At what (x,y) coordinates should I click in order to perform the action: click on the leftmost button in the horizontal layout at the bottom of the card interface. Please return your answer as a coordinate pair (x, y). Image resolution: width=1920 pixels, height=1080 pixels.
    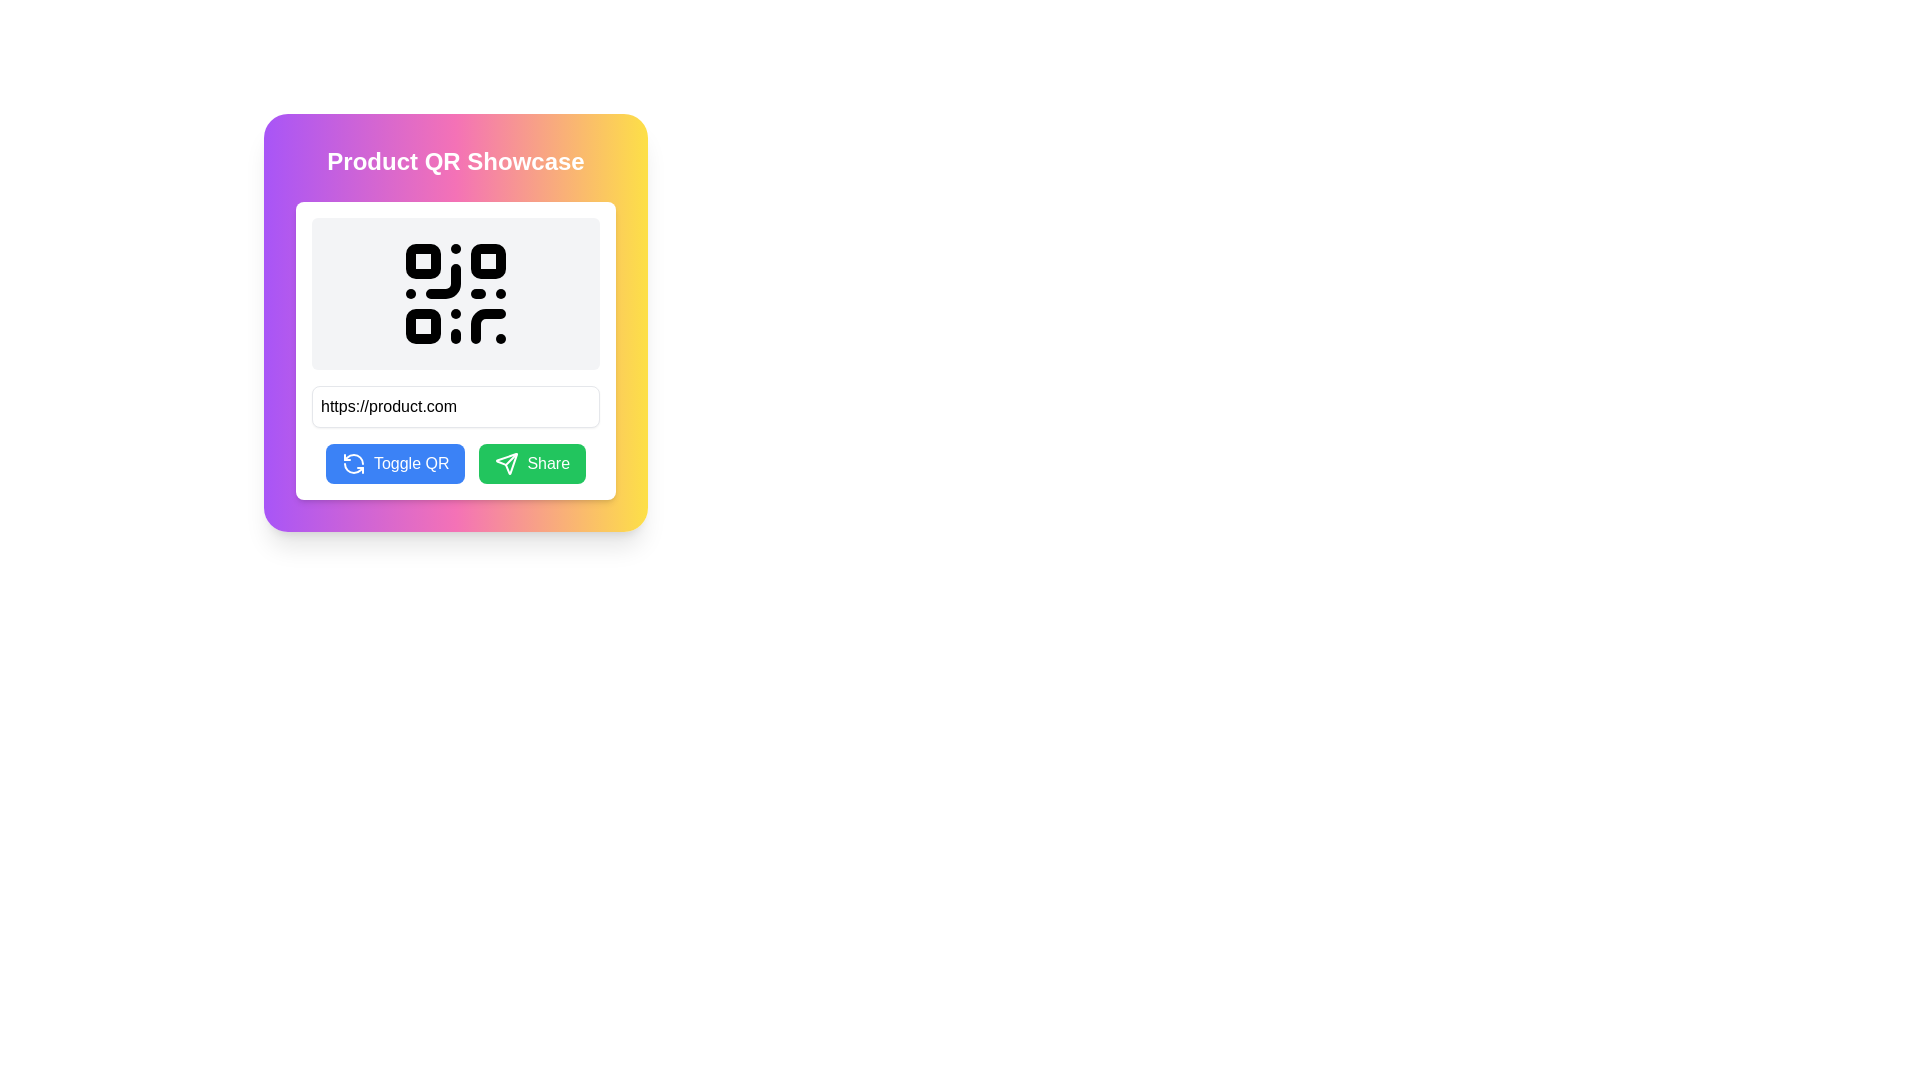
    Looking at the image, I should click on (455, 463).